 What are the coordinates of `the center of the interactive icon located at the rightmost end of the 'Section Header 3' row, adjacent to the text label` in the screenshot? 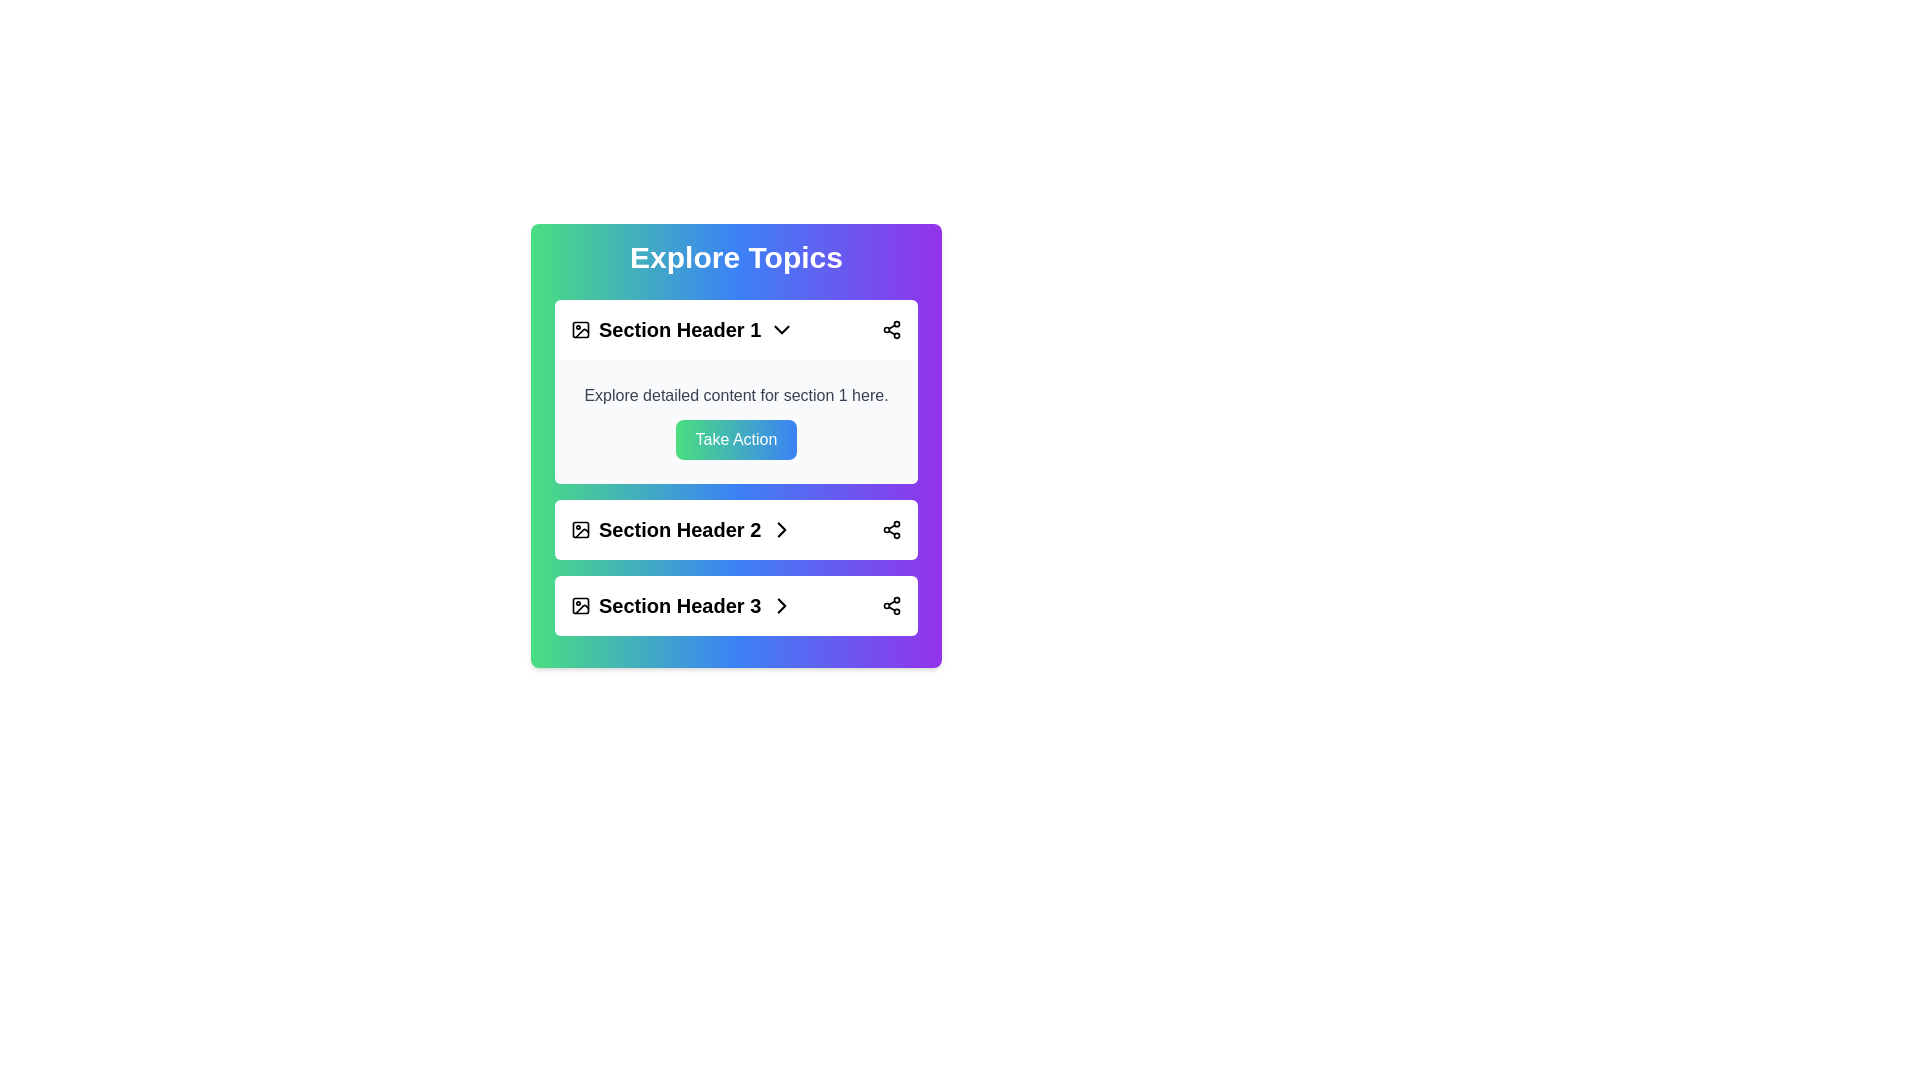 It's located at (781, 604).